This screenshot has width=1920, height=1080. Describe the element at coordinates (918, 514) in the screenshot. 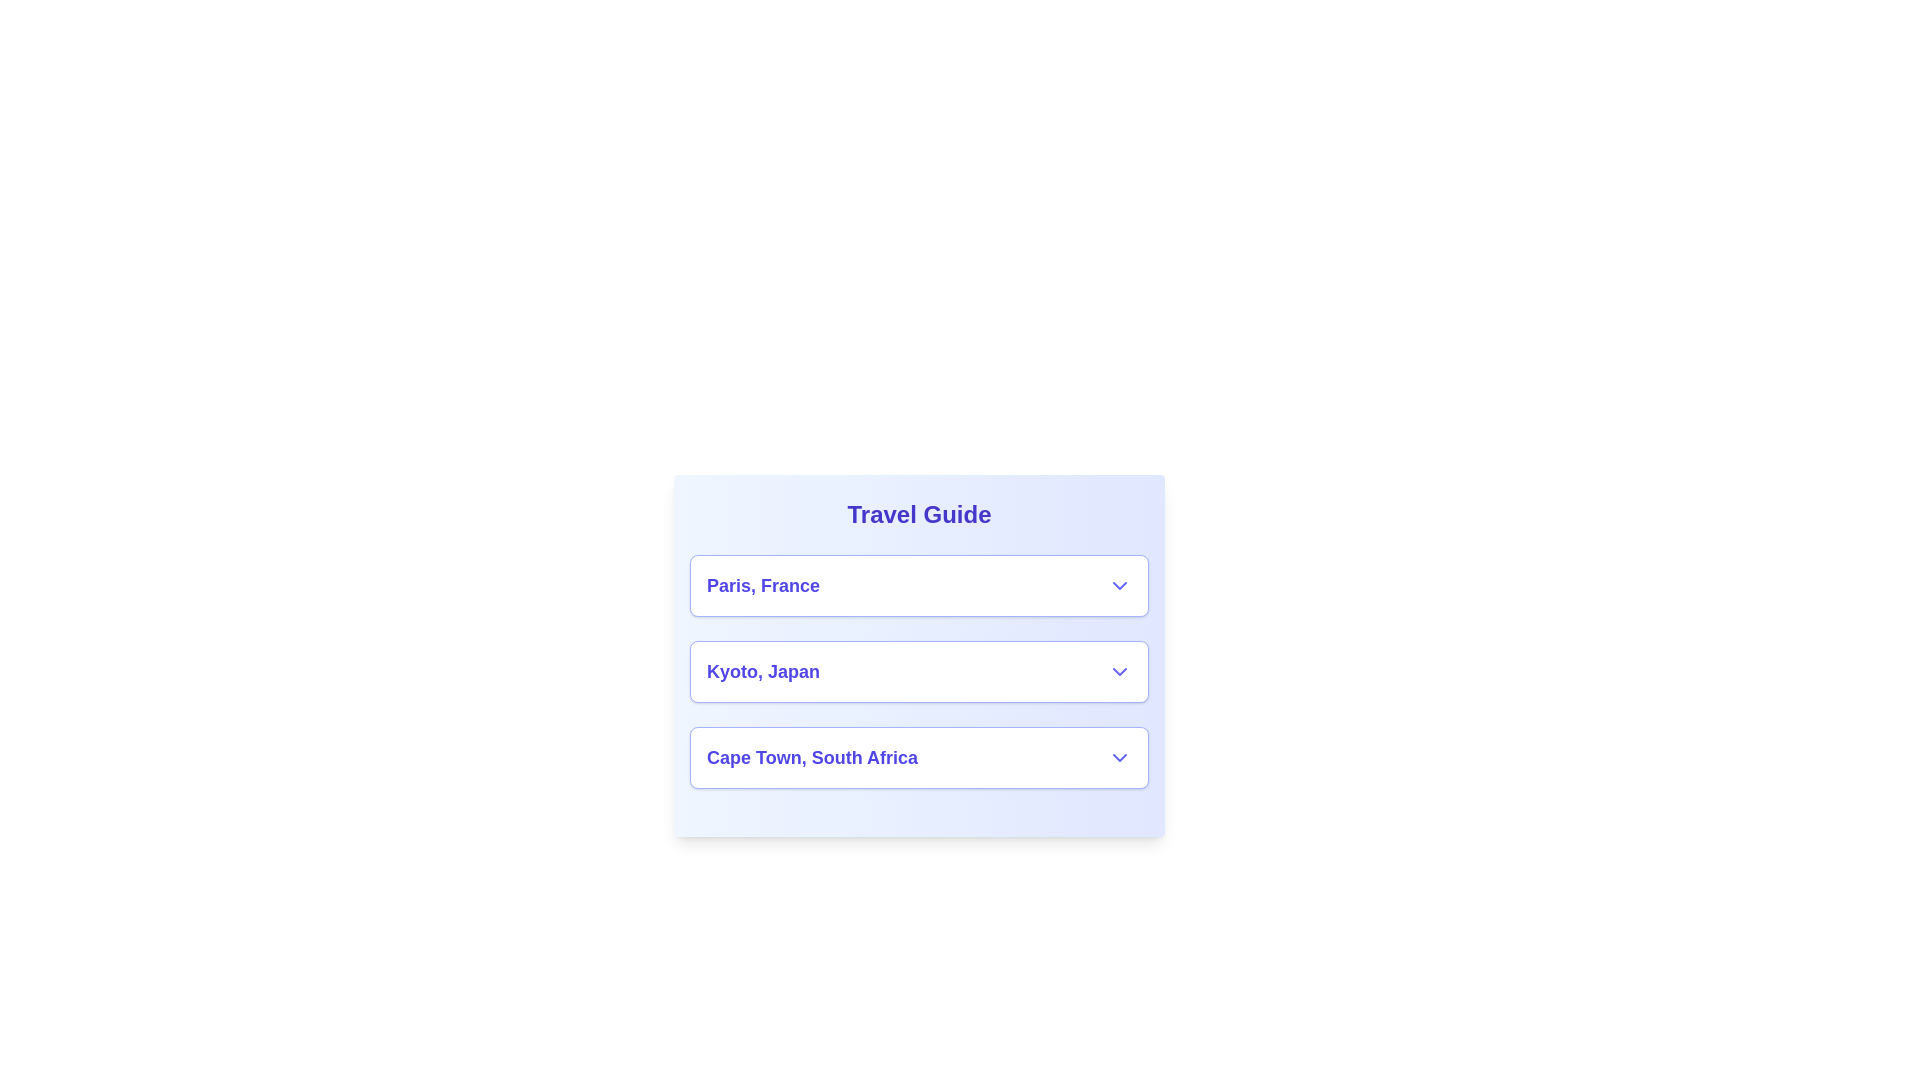

I see `the bold heading 'Travel Guide' which is styled in moderate-blue color and is centered within a light blue gradient background` at that location.